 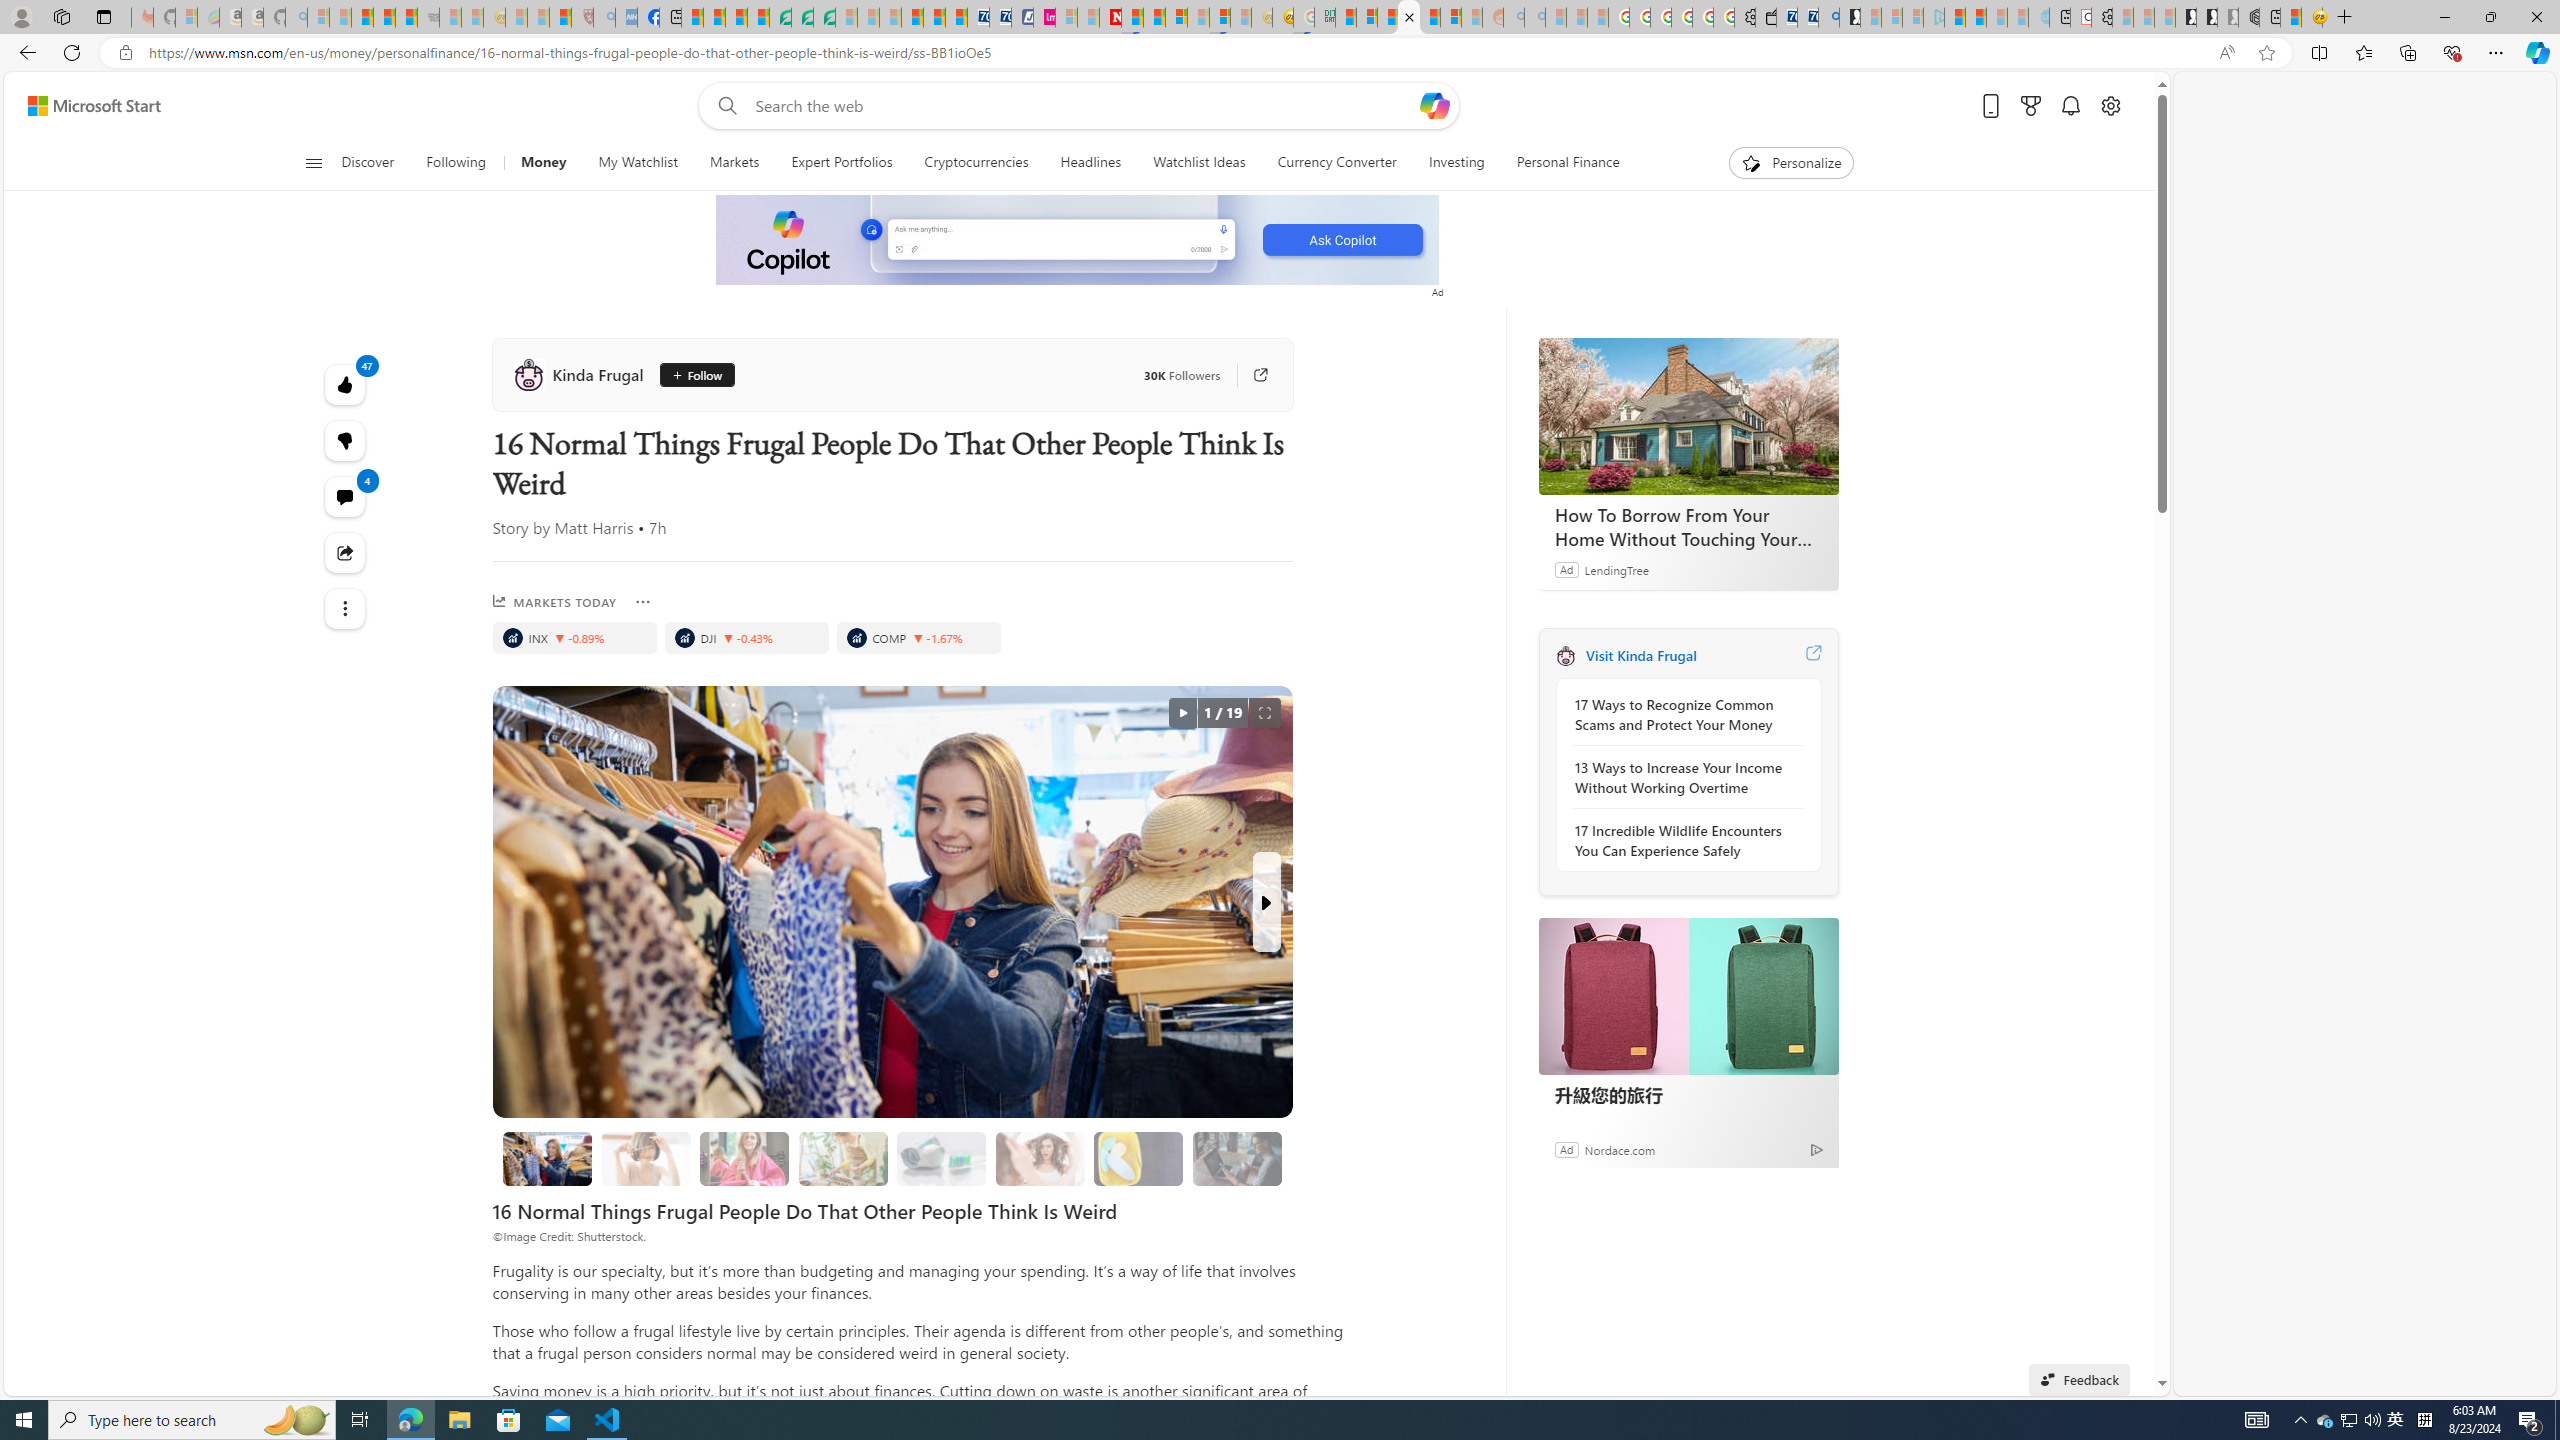 I want to click on 'Go to publisher', so click(x=1250, y=375).